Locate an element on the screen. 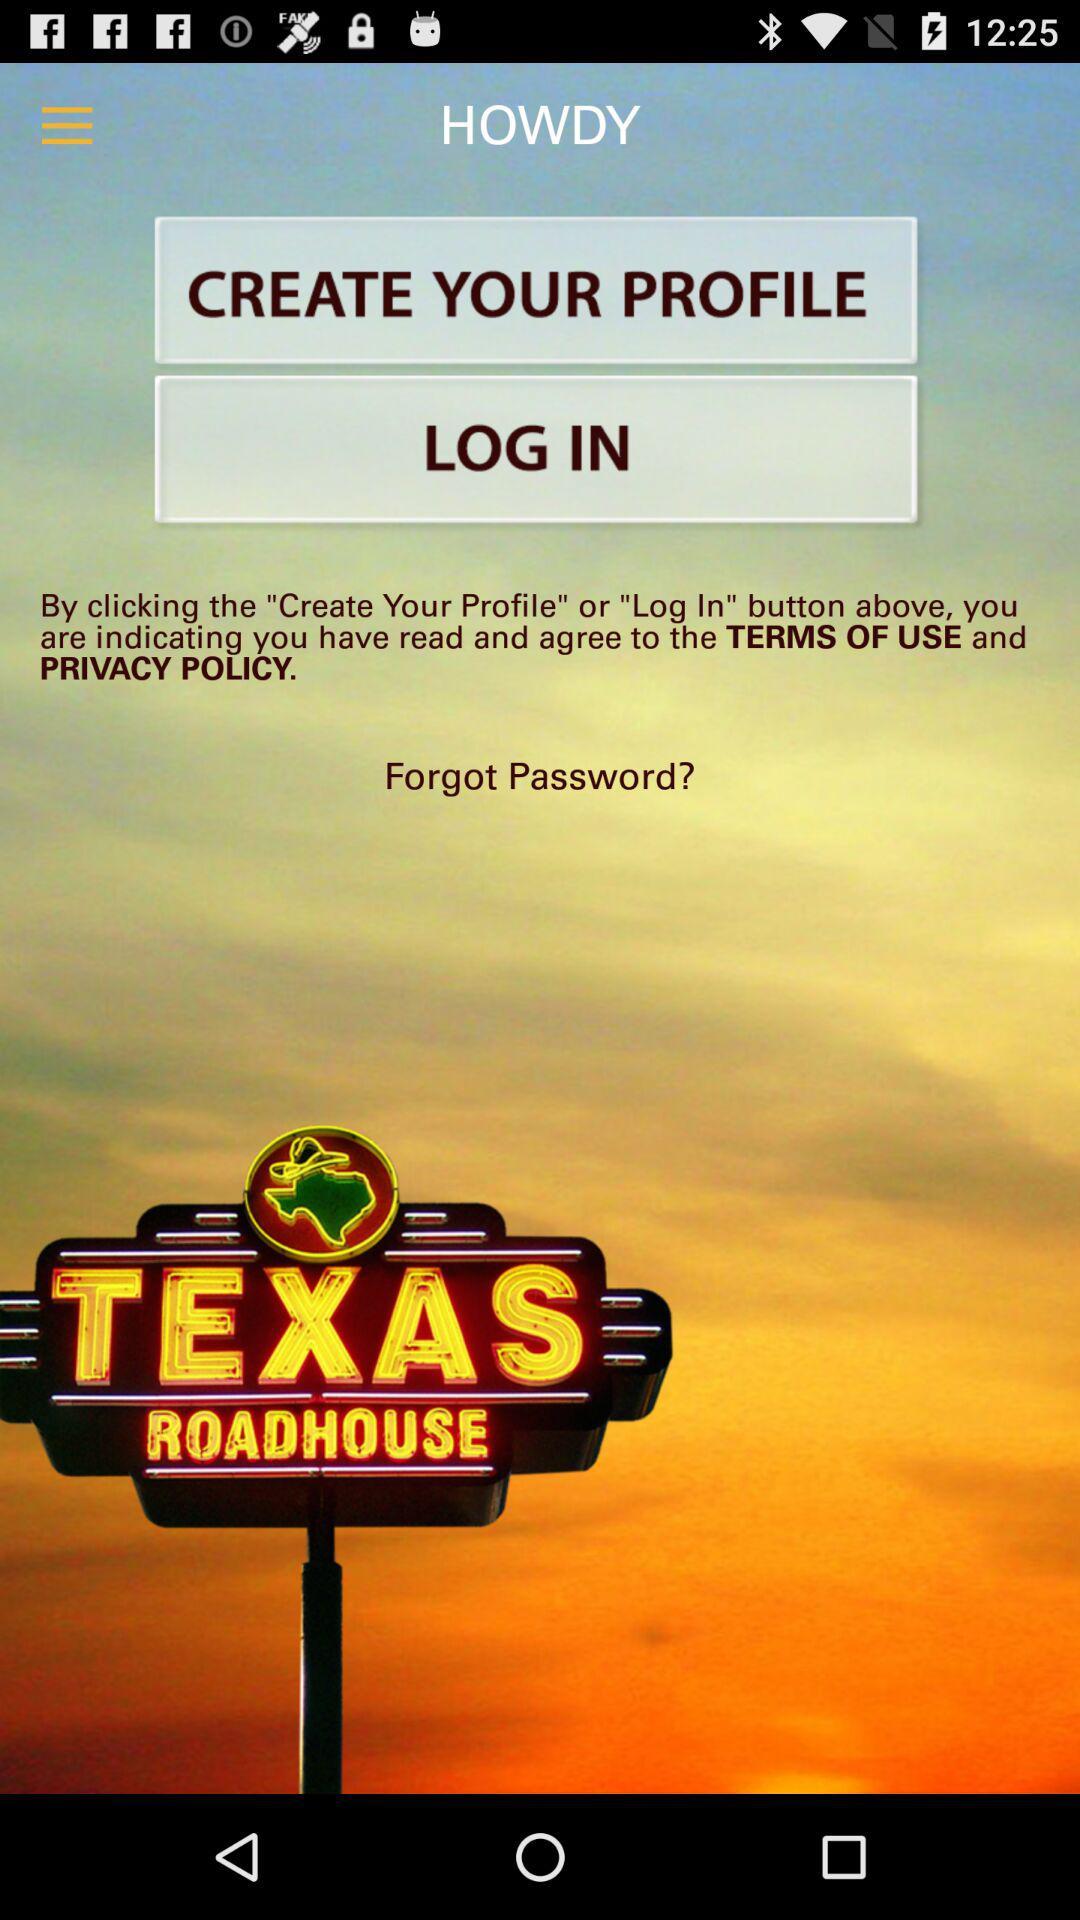 The width and height of the screenshot is (1080, 1920). forgot password? at the center is located at coordinates (540, 775).